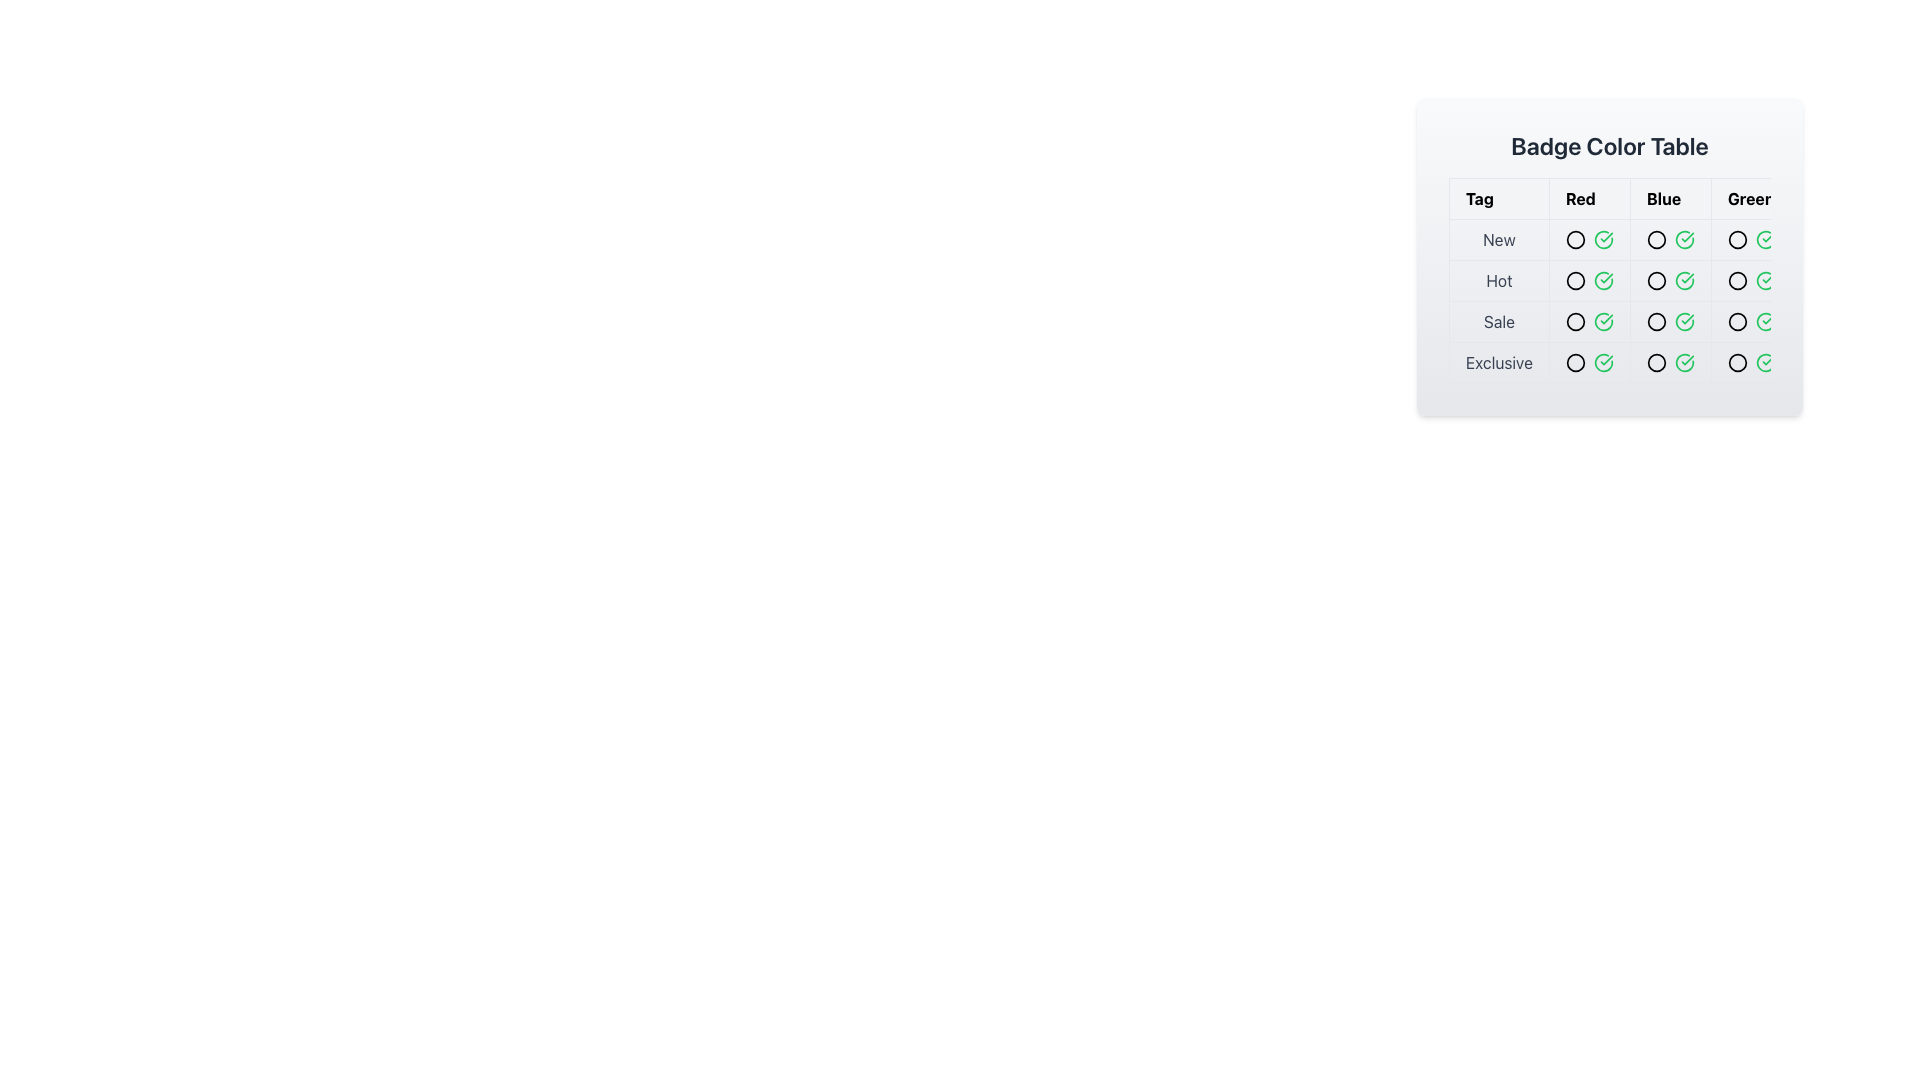 Image resolution: width=1920 pixels, height=1080 pixels. I want to click on the 'Exclusive' badge icon in the 'Green' category located in the last row of the table, so click(1603, 362).